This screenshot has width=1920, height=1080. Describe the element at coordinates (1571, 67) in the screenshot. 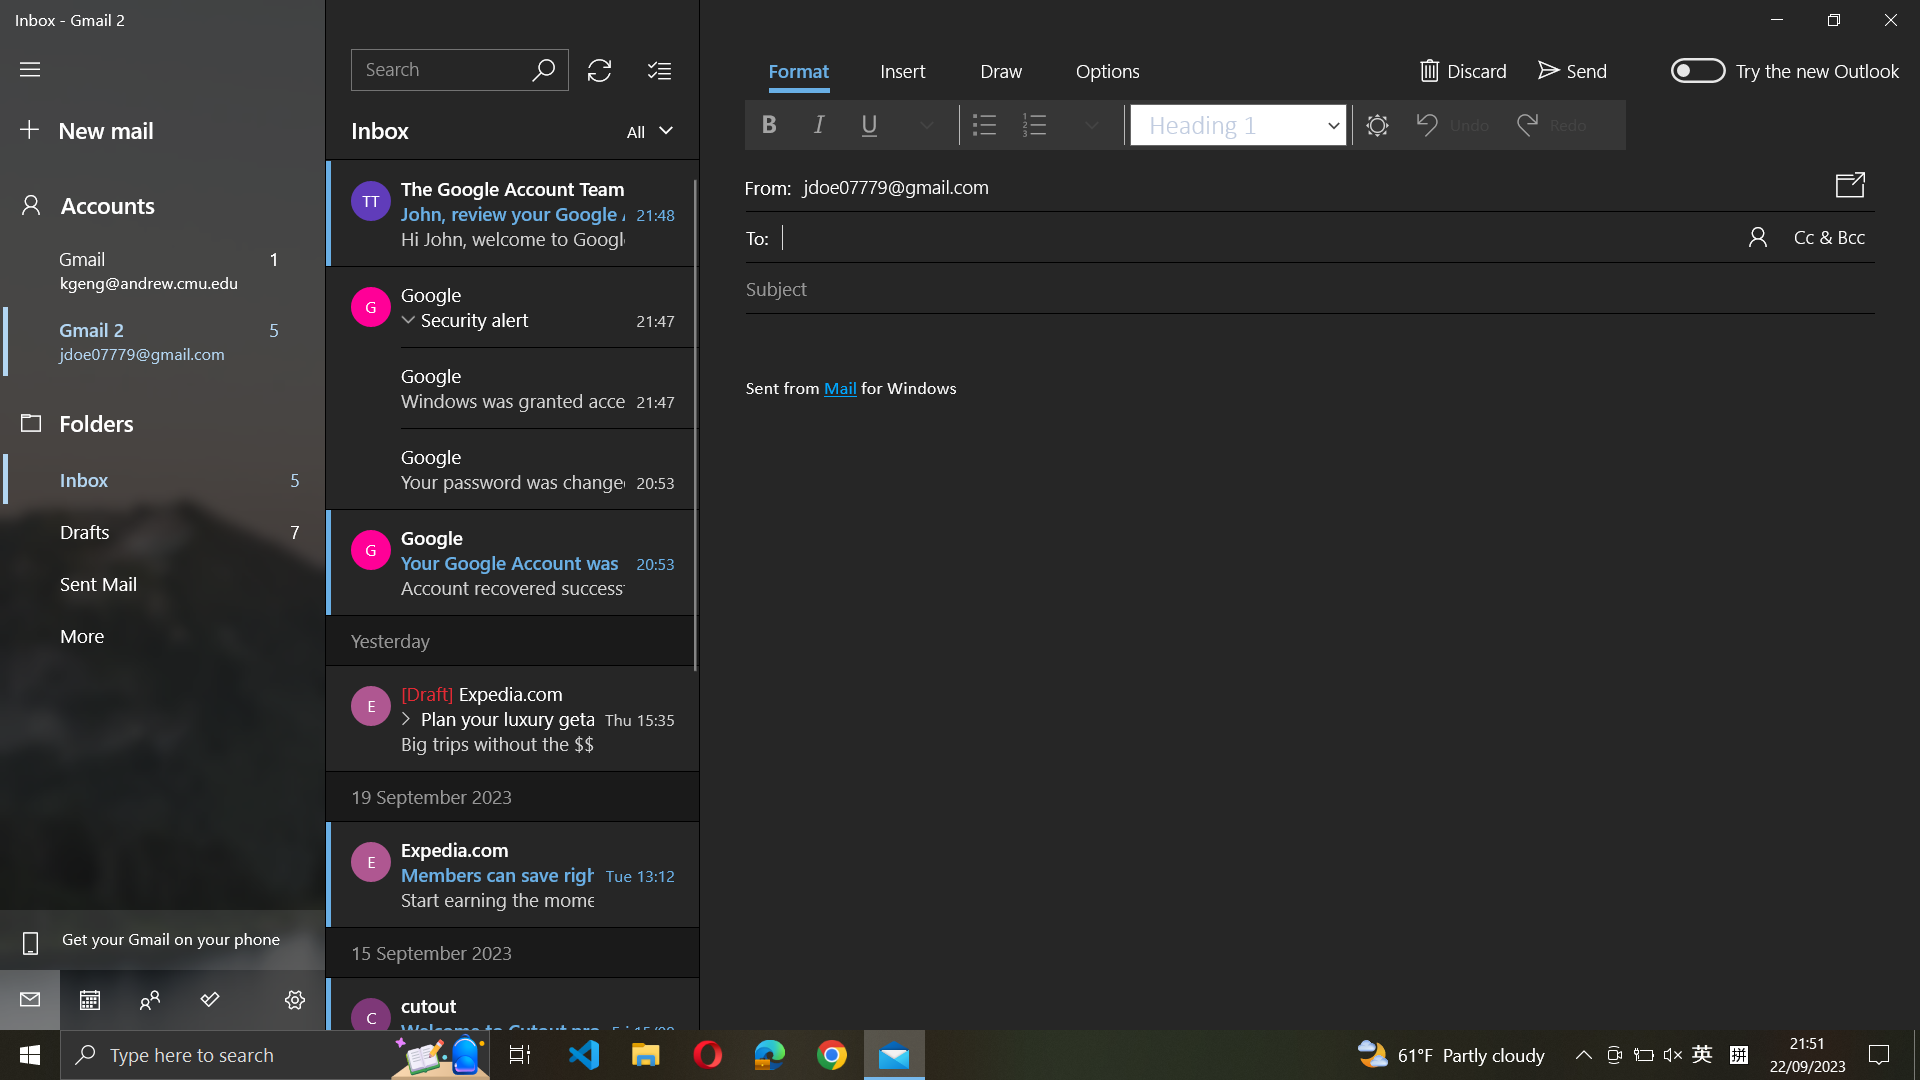

I see `Execute email sending` at that location.